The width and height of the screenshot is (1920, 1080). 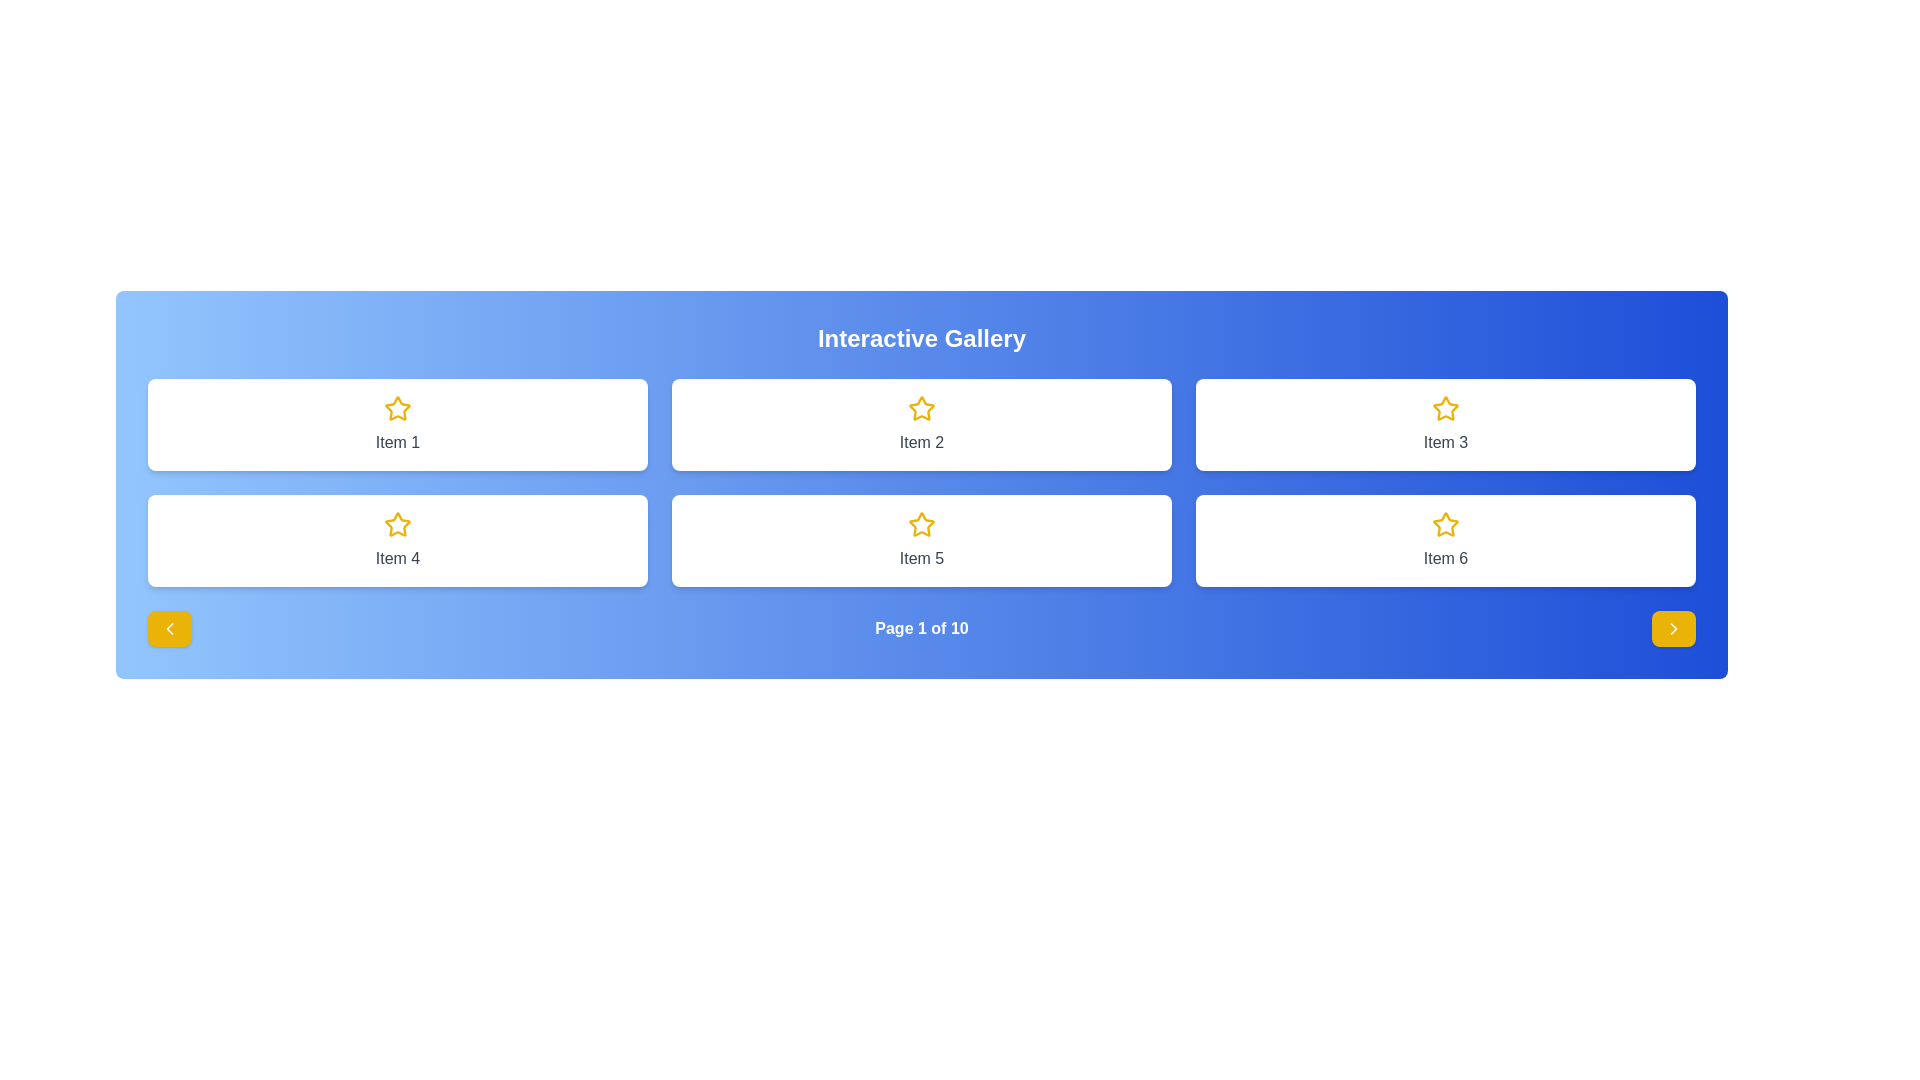 What do you see at coordinates (920, 423) in the screenshot?
I see `the white rectangular card with rounded corners that contains a yellow star icon and the text 'Item 2' in gray, located in the first row, second column of the grid layout` at bounding box center [920, 423].